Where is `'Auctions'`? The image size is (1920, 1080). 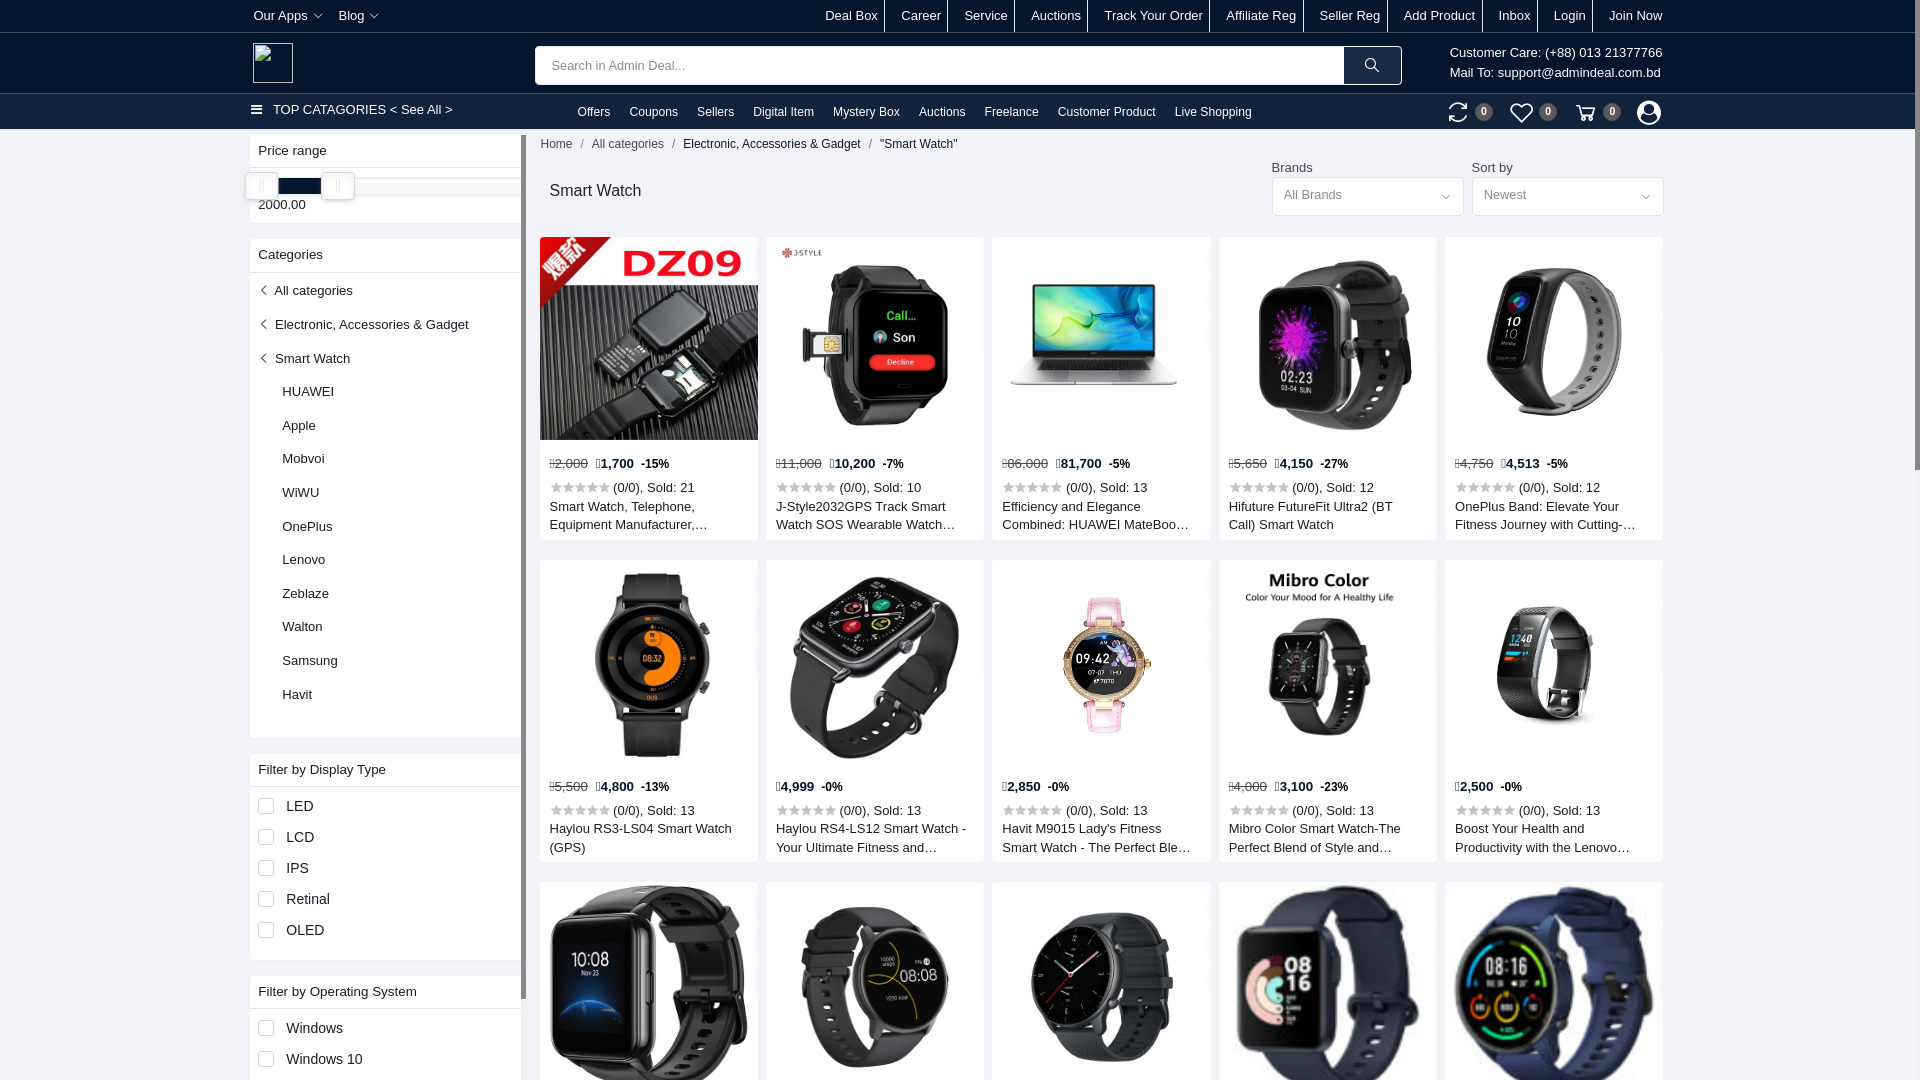 'Auctions' is located at coordinates (940, 111).